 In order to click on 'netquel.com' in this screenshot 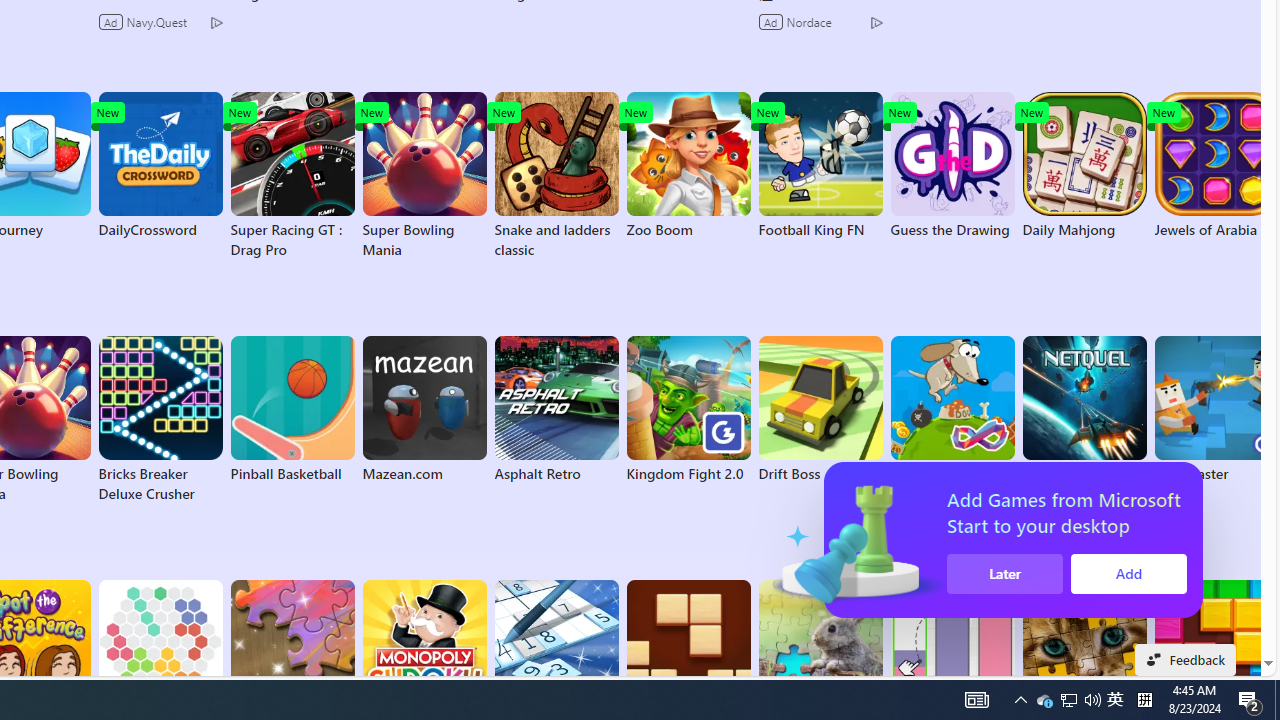, I will do `click(1083, 409)`.